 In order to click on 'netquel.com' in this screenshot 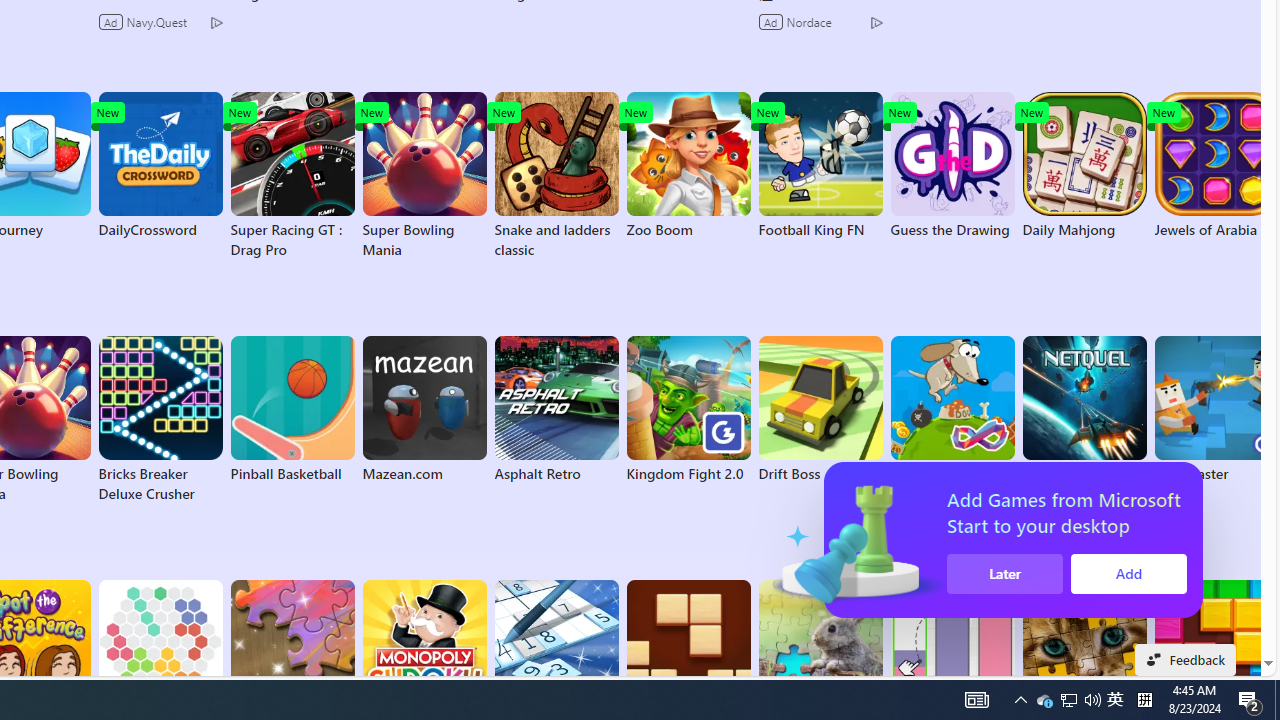, I will do `click(1083, 409)`.